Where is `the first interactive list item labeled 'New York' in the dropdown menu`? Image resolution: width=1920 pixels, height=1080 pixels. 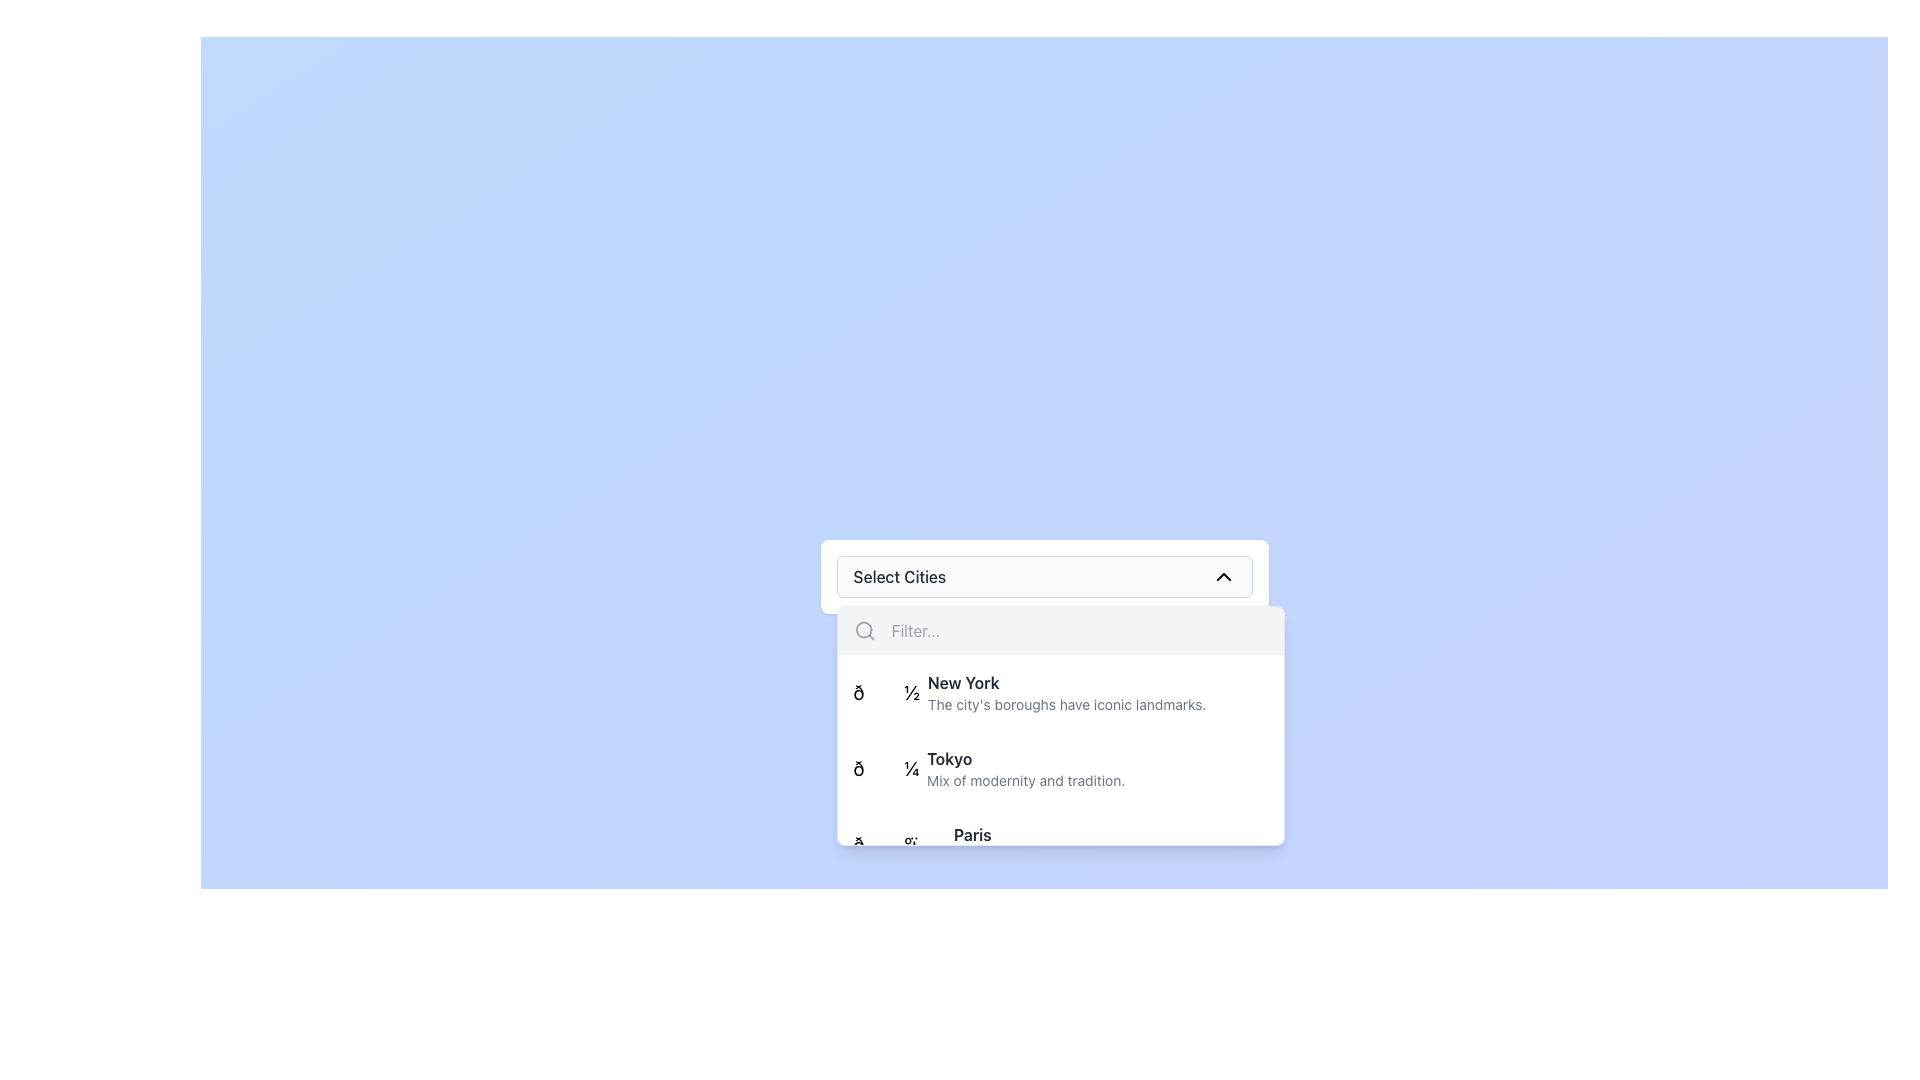
the first interactive list item labeled 'New York' in the dropdown menu is located at coordinates (1059, 692).